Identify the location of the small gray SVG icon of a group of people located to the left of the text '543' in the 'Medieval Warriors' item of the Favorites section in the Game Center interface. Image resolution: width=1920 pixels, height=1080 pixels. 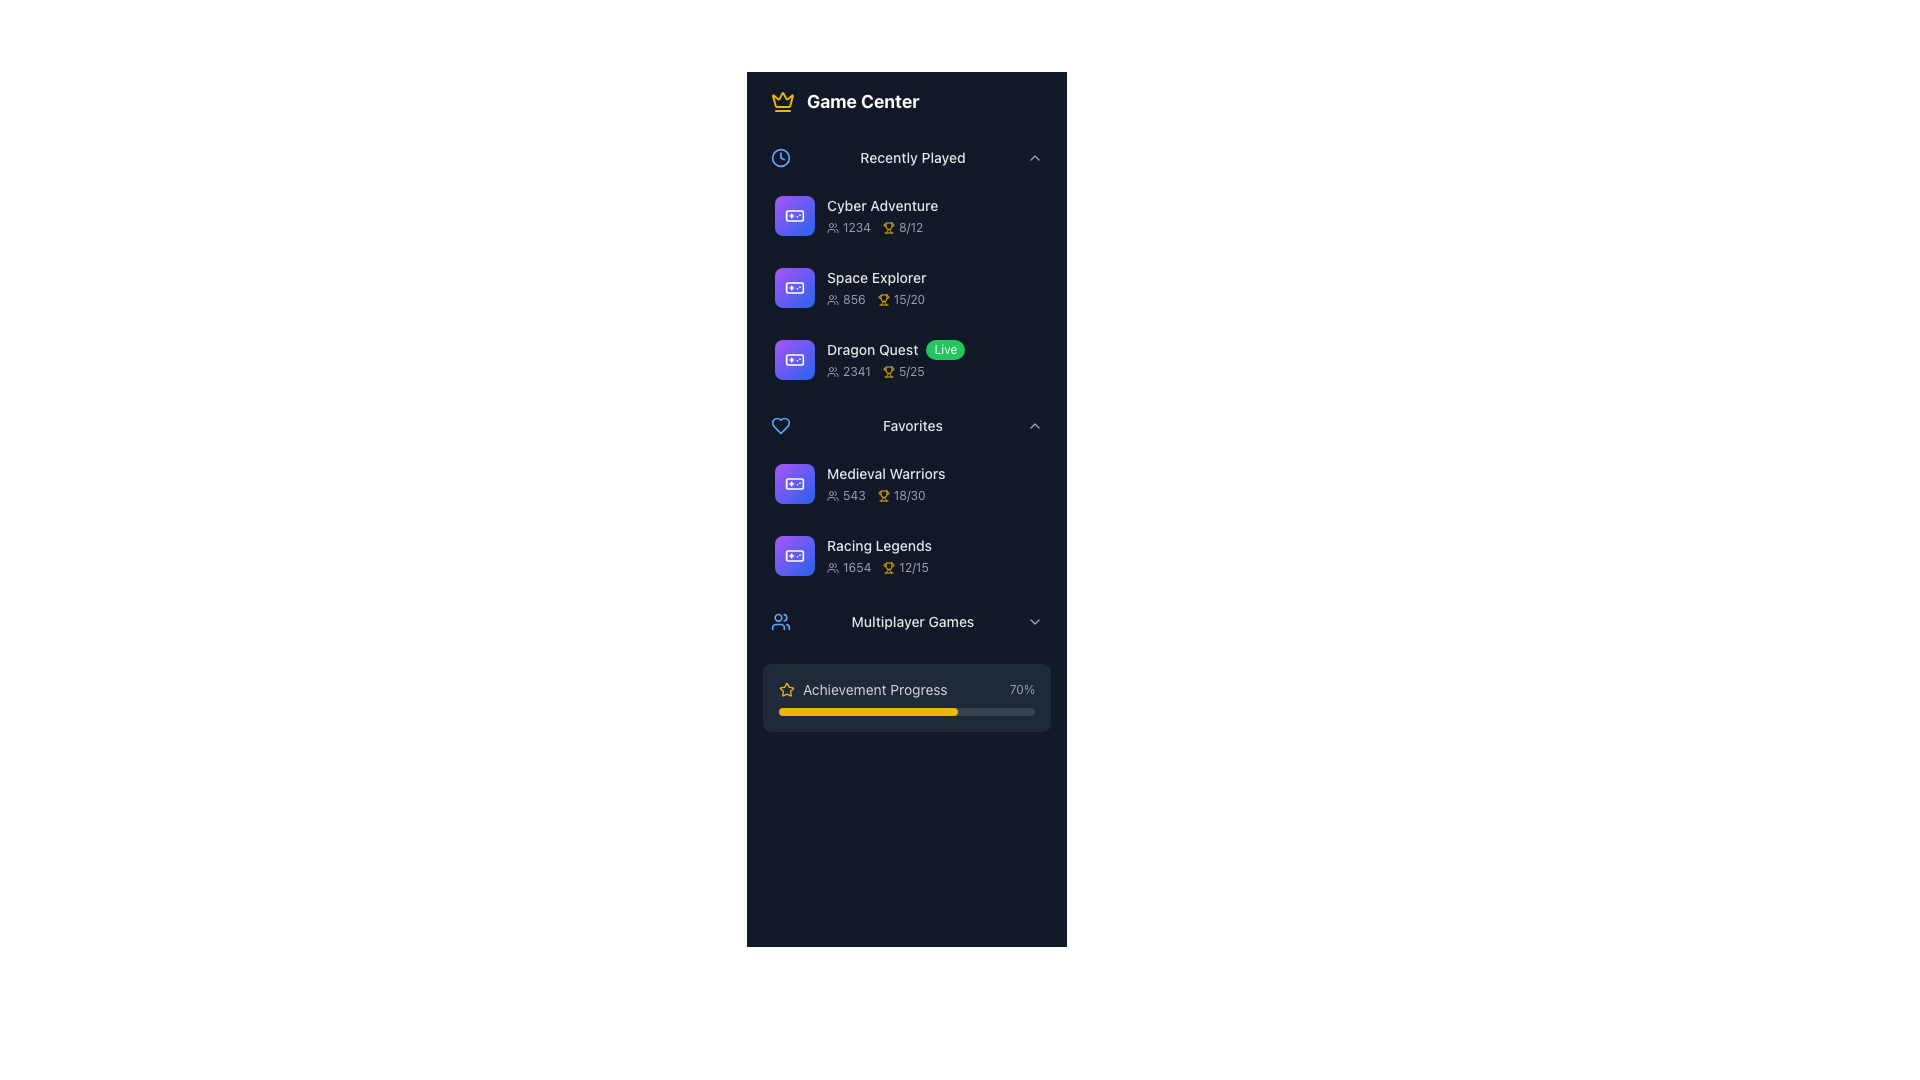
(833, 495).